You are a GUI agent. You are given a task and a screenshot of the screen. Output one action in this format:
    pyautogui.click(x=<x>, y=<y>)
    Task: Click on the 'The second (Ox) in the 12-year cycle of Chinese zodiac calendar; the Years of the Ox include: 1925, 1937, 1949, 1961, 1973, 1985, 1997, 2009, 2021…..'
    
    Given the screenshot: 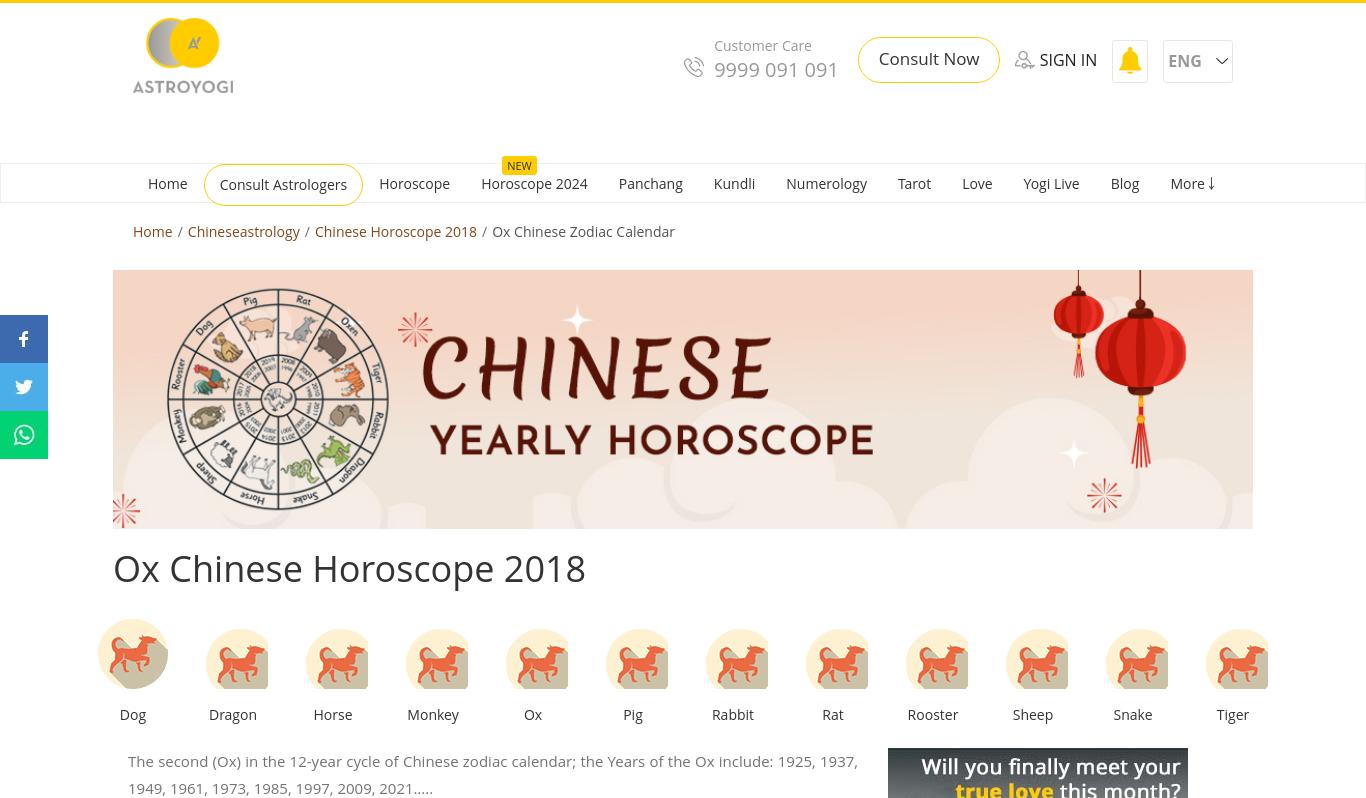 What is the action you would take?
    pyautogui.click(x=492, y=773)
    